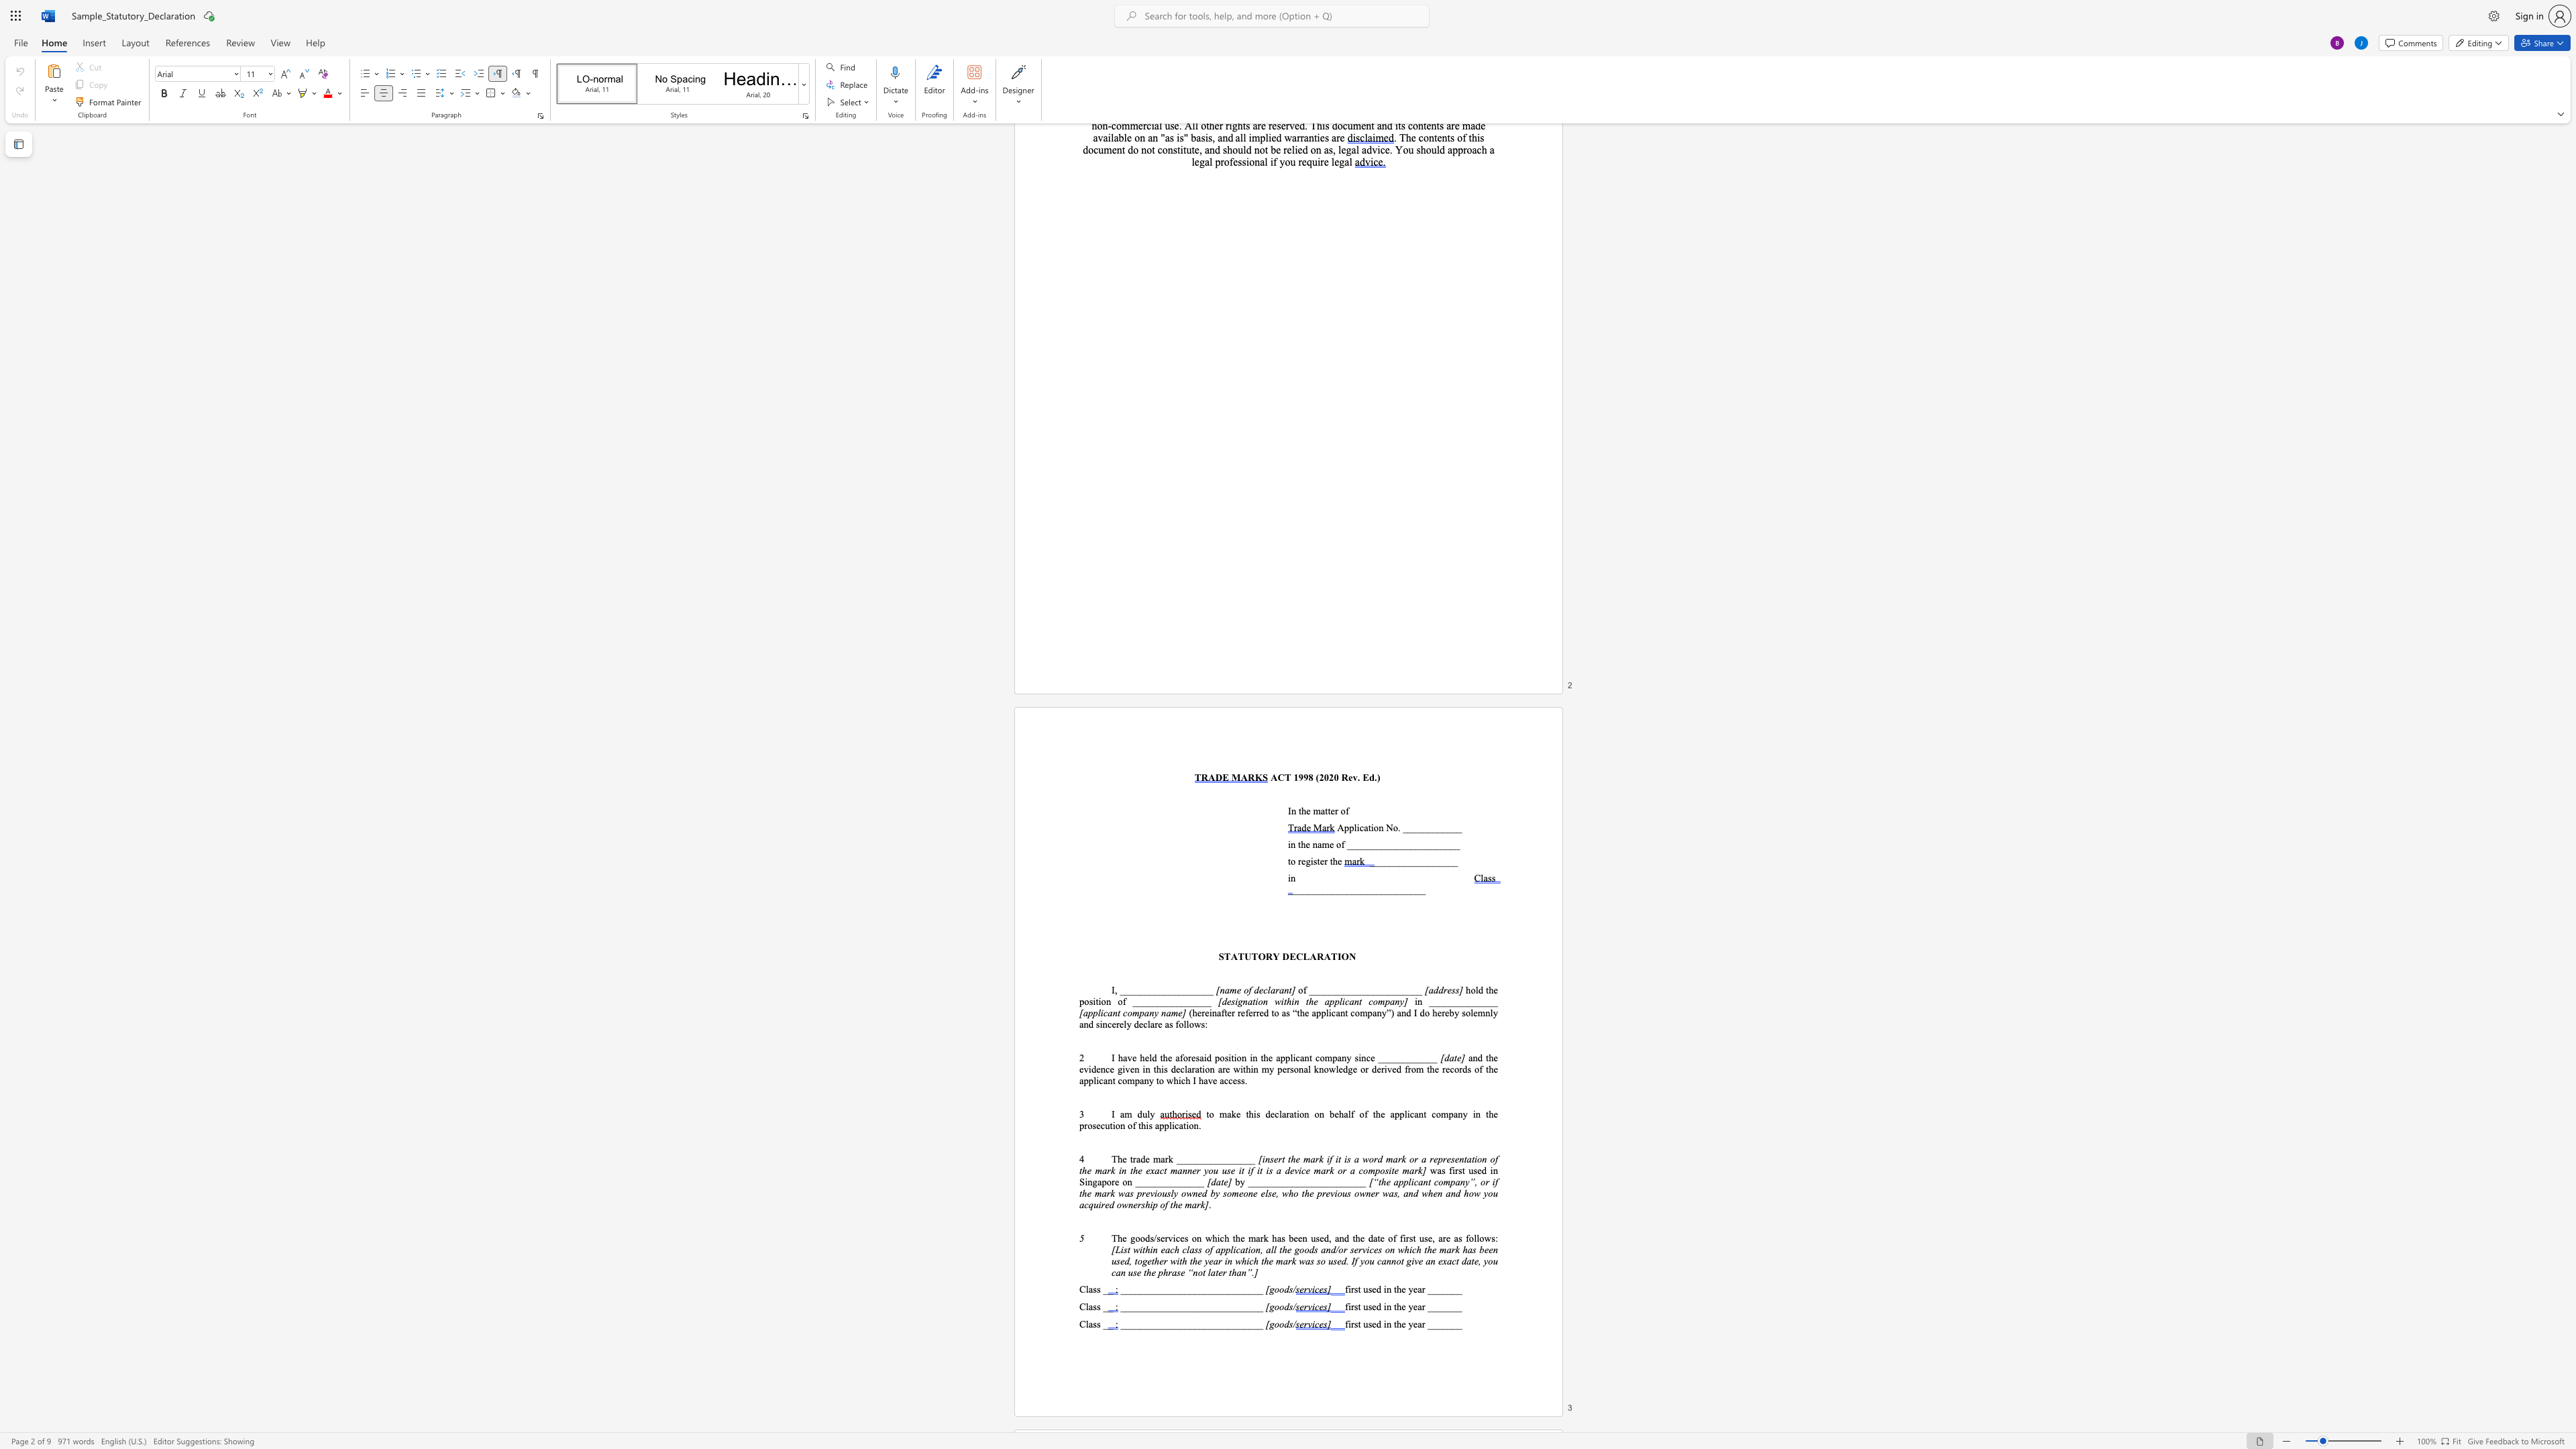 This screenshot has width=2576, height=1449. What do you see at coordinates (1434, 1181) in the screenshot?
I see `the subset text "company”, or if the mark was previo" within the text "[“the applicant company”, or if the mark was previously owned by someone else, who the previous owner was, and when and how you acquired ownership of the mark]"` at bounding box center [1434, 1181].